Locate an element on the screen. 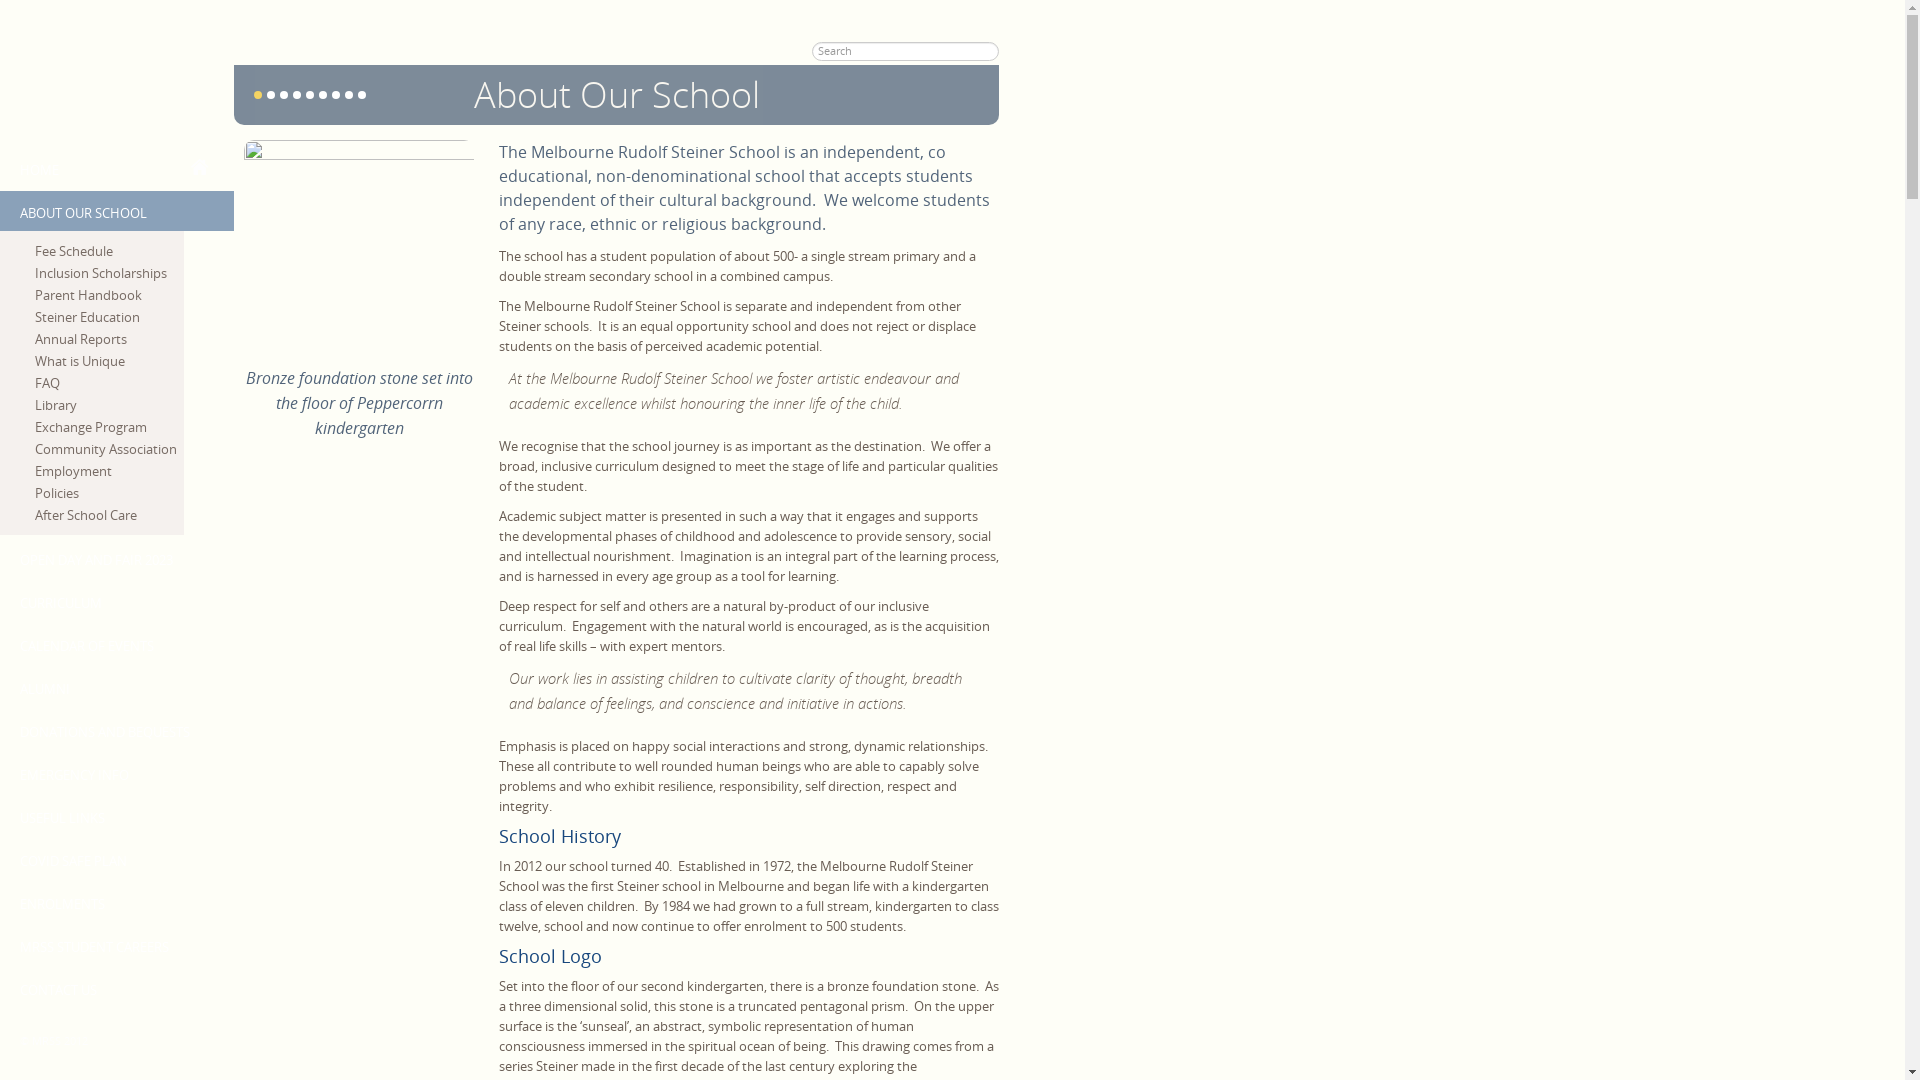 This screenshot has height=1080, width=1920. 'FAQ' is located at coordinates (108, 382).